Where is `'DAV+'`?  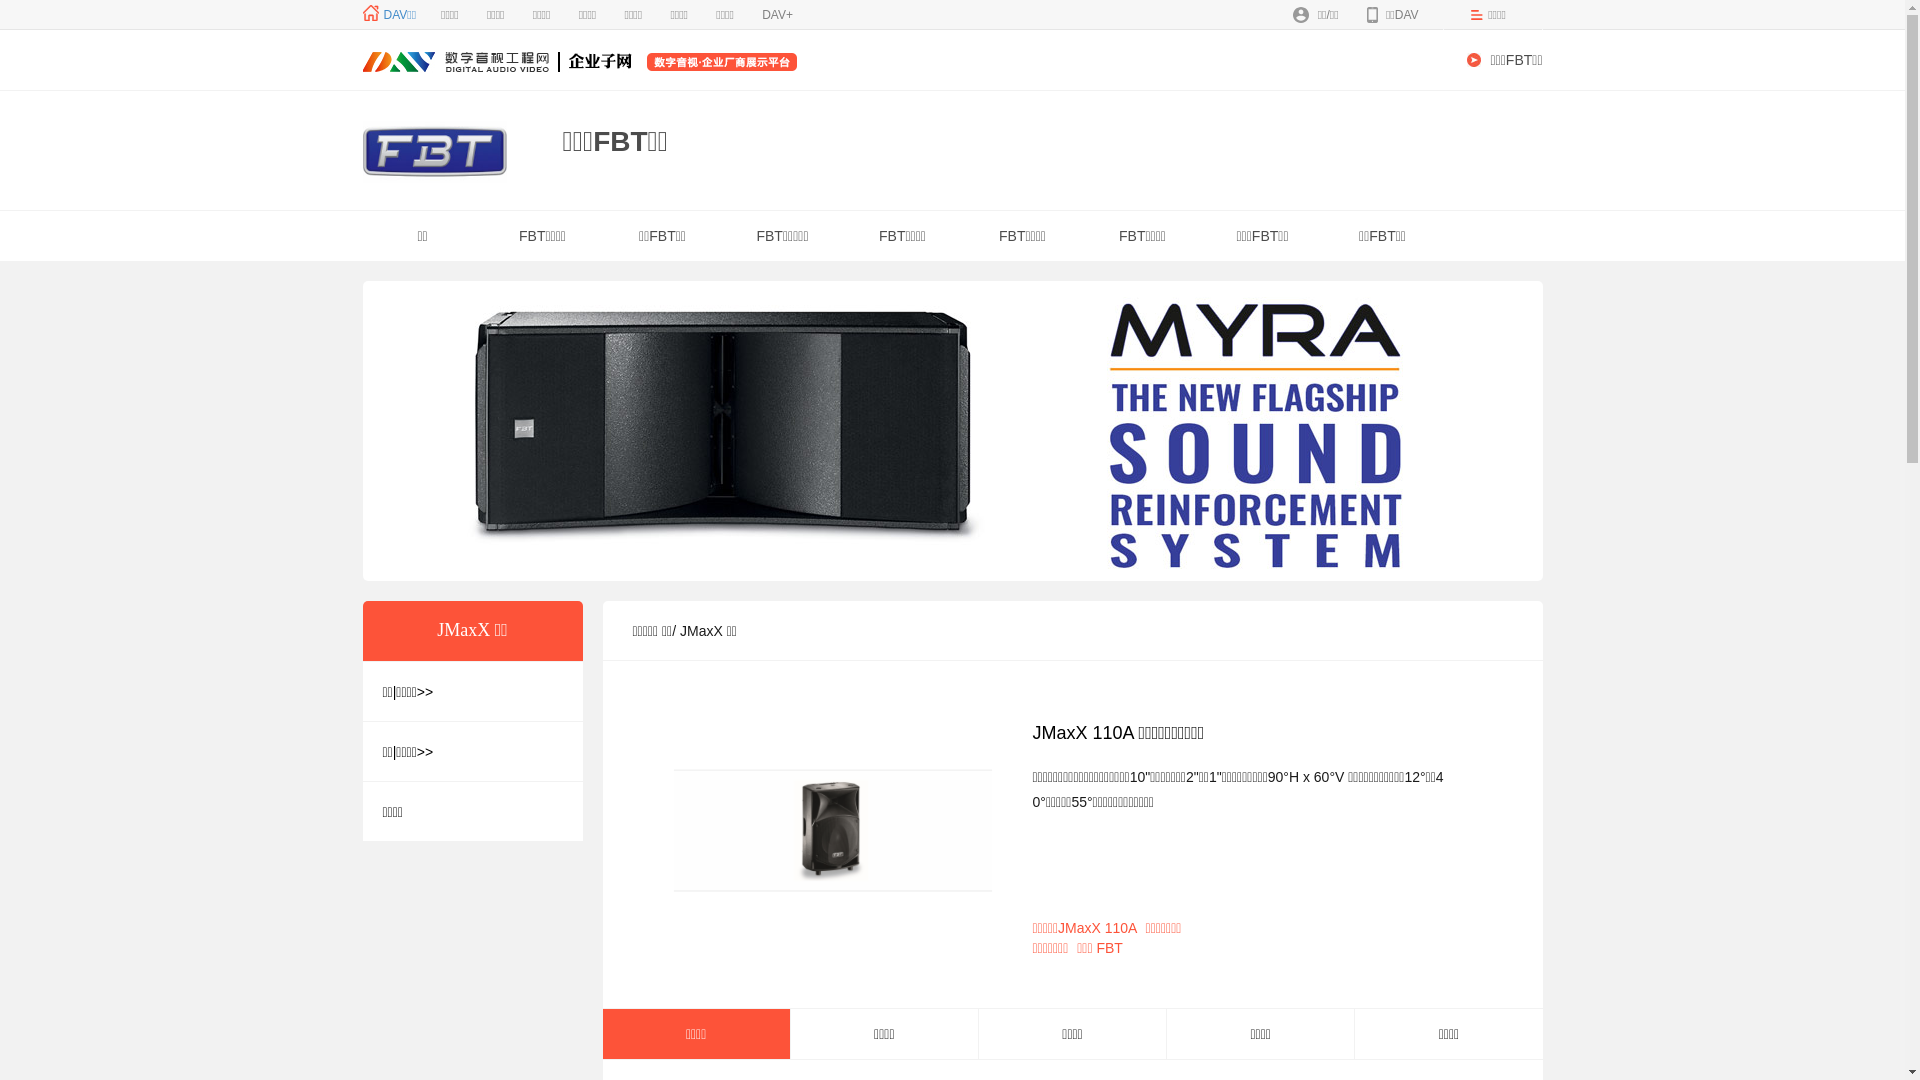 'DAV+' is located at coordinates (776, 15).